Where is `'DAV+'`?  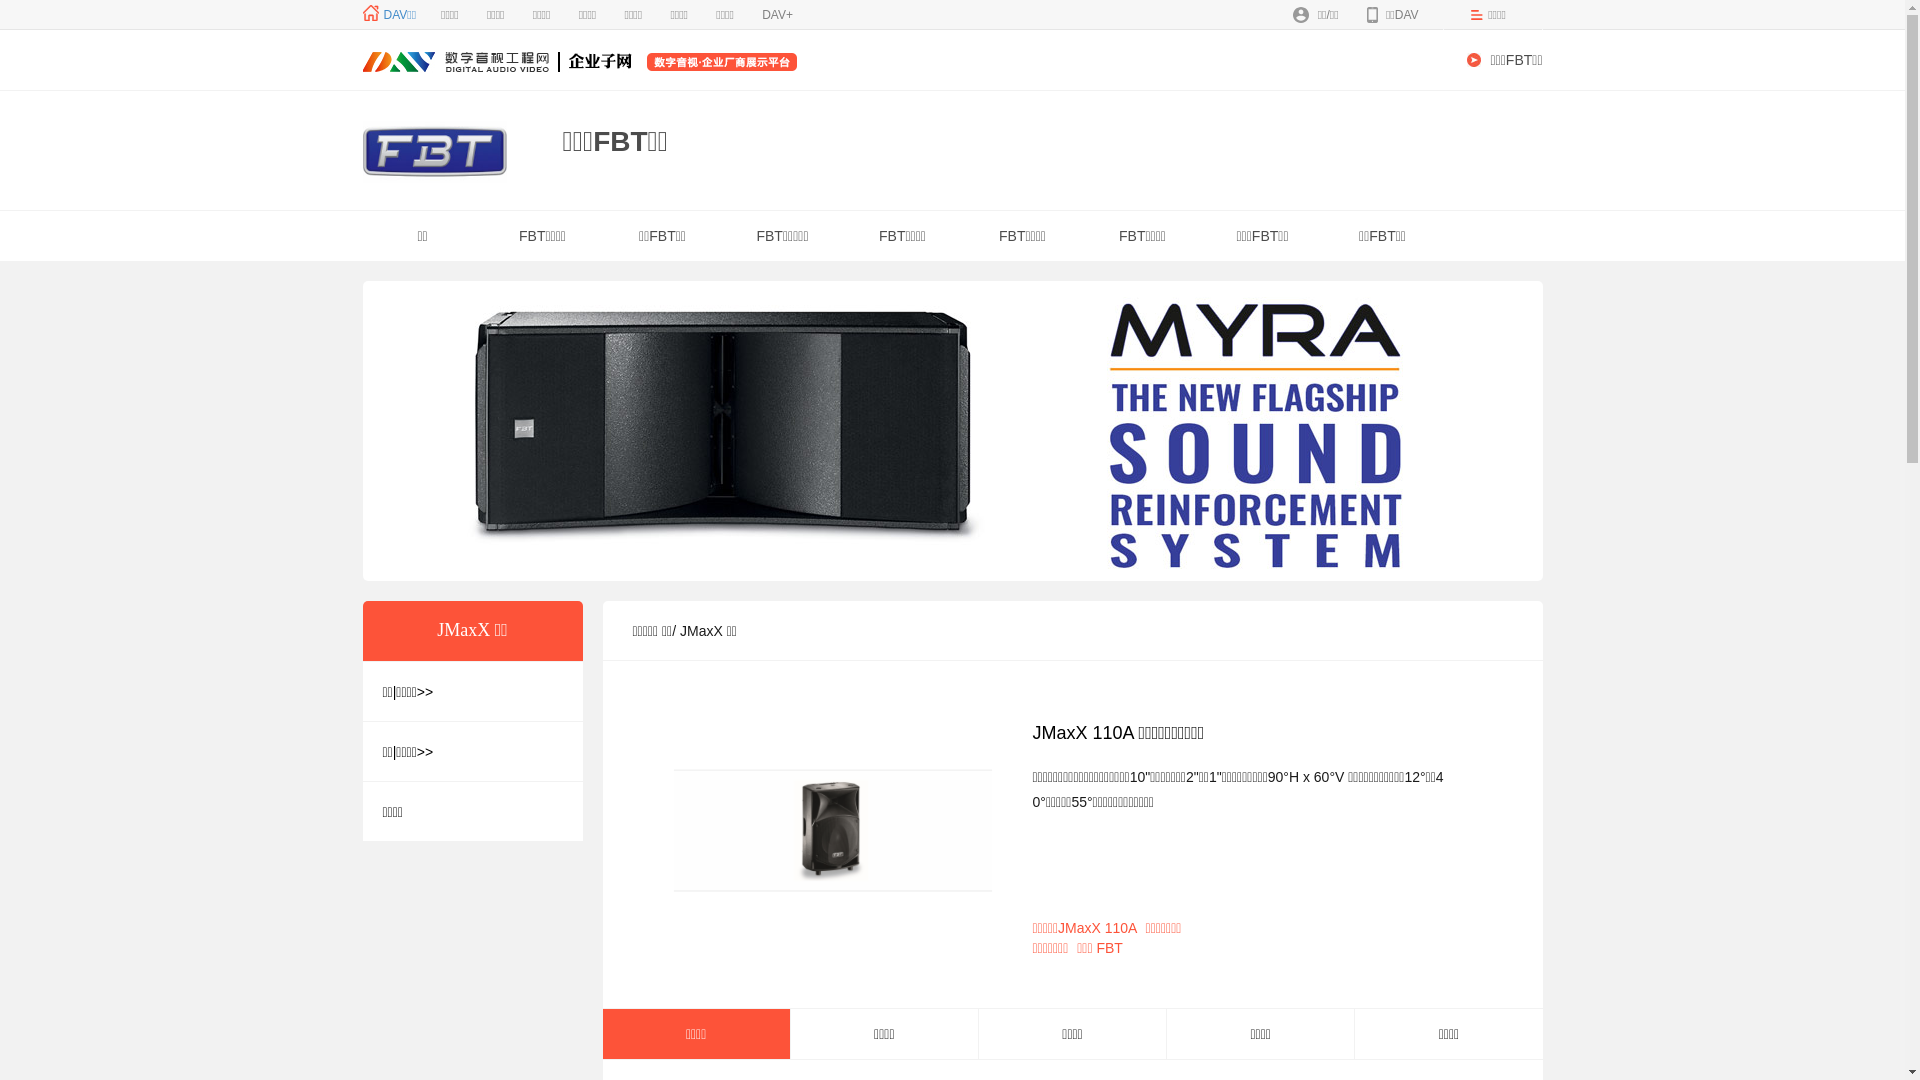 'DAV+' is located at coordinates (776, 15).